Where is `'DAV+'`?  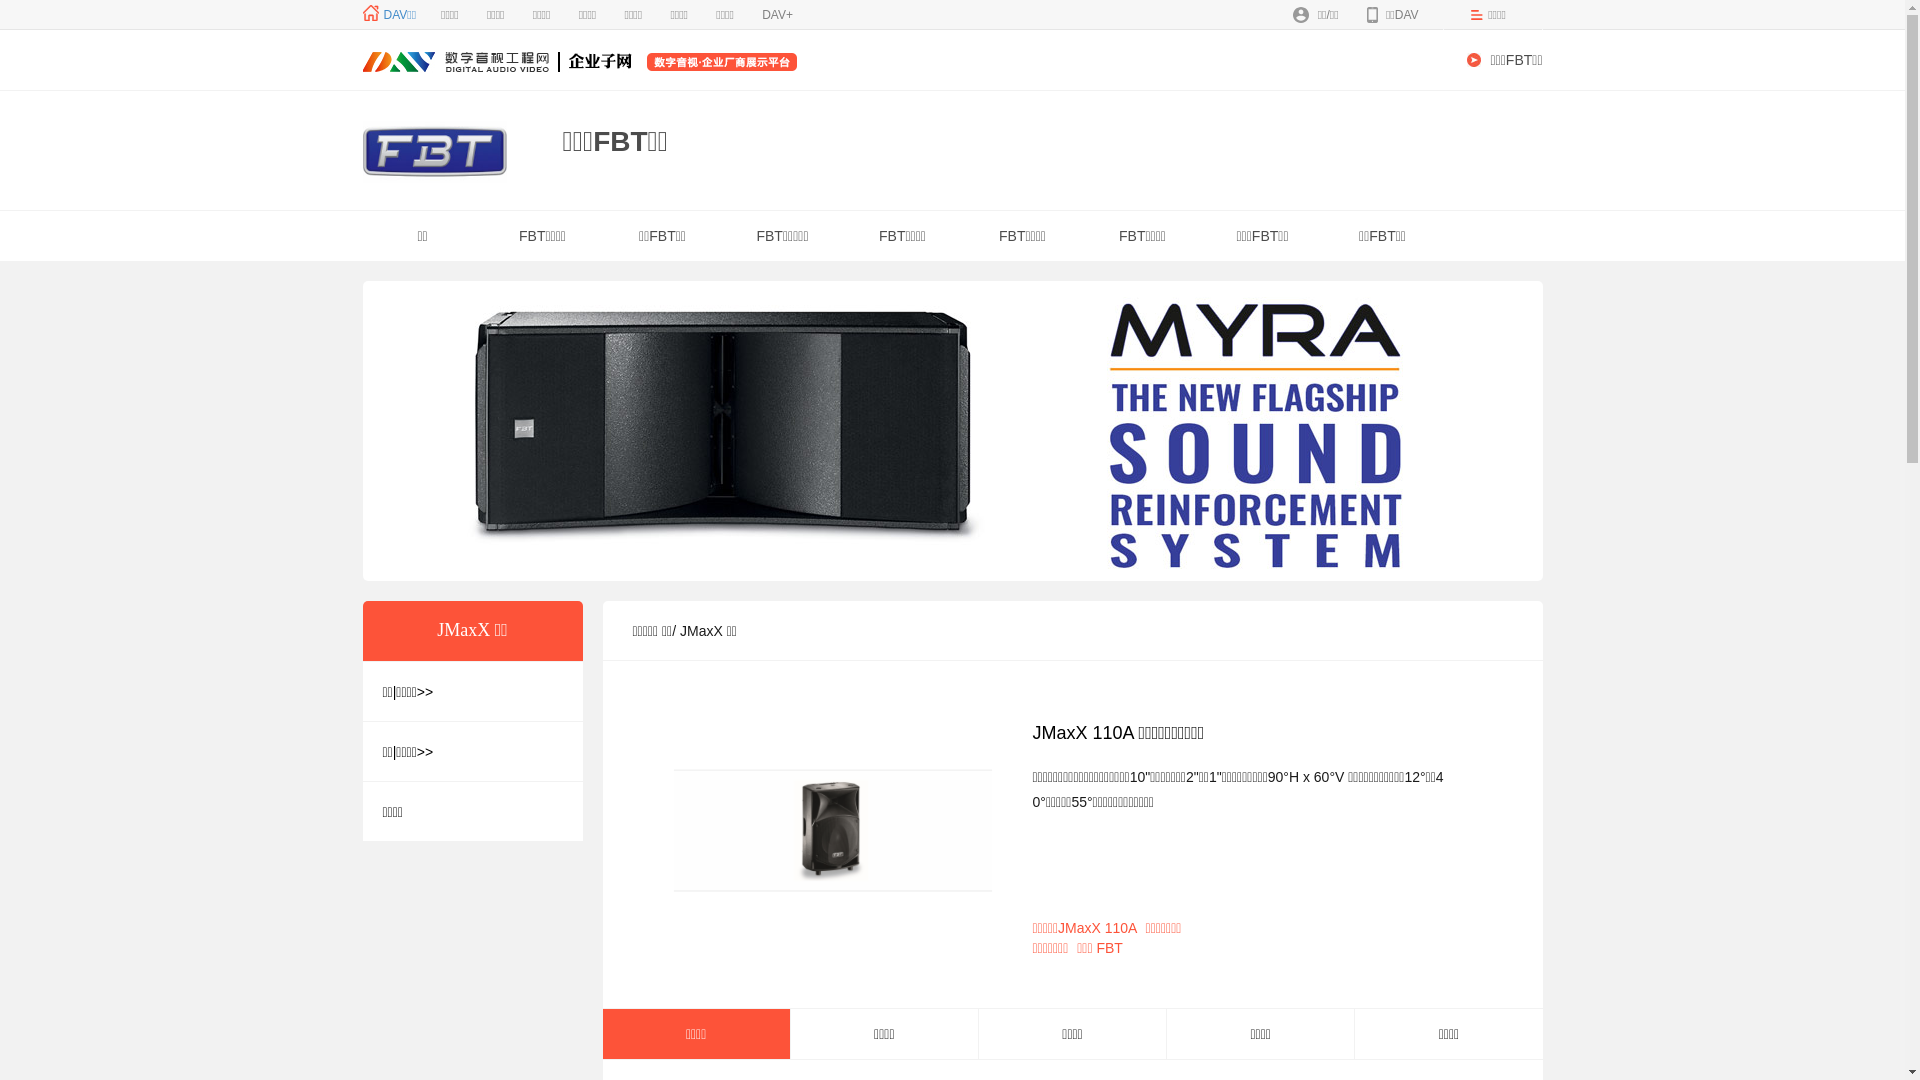 'DAV+' is located at coordinates (776, 15).